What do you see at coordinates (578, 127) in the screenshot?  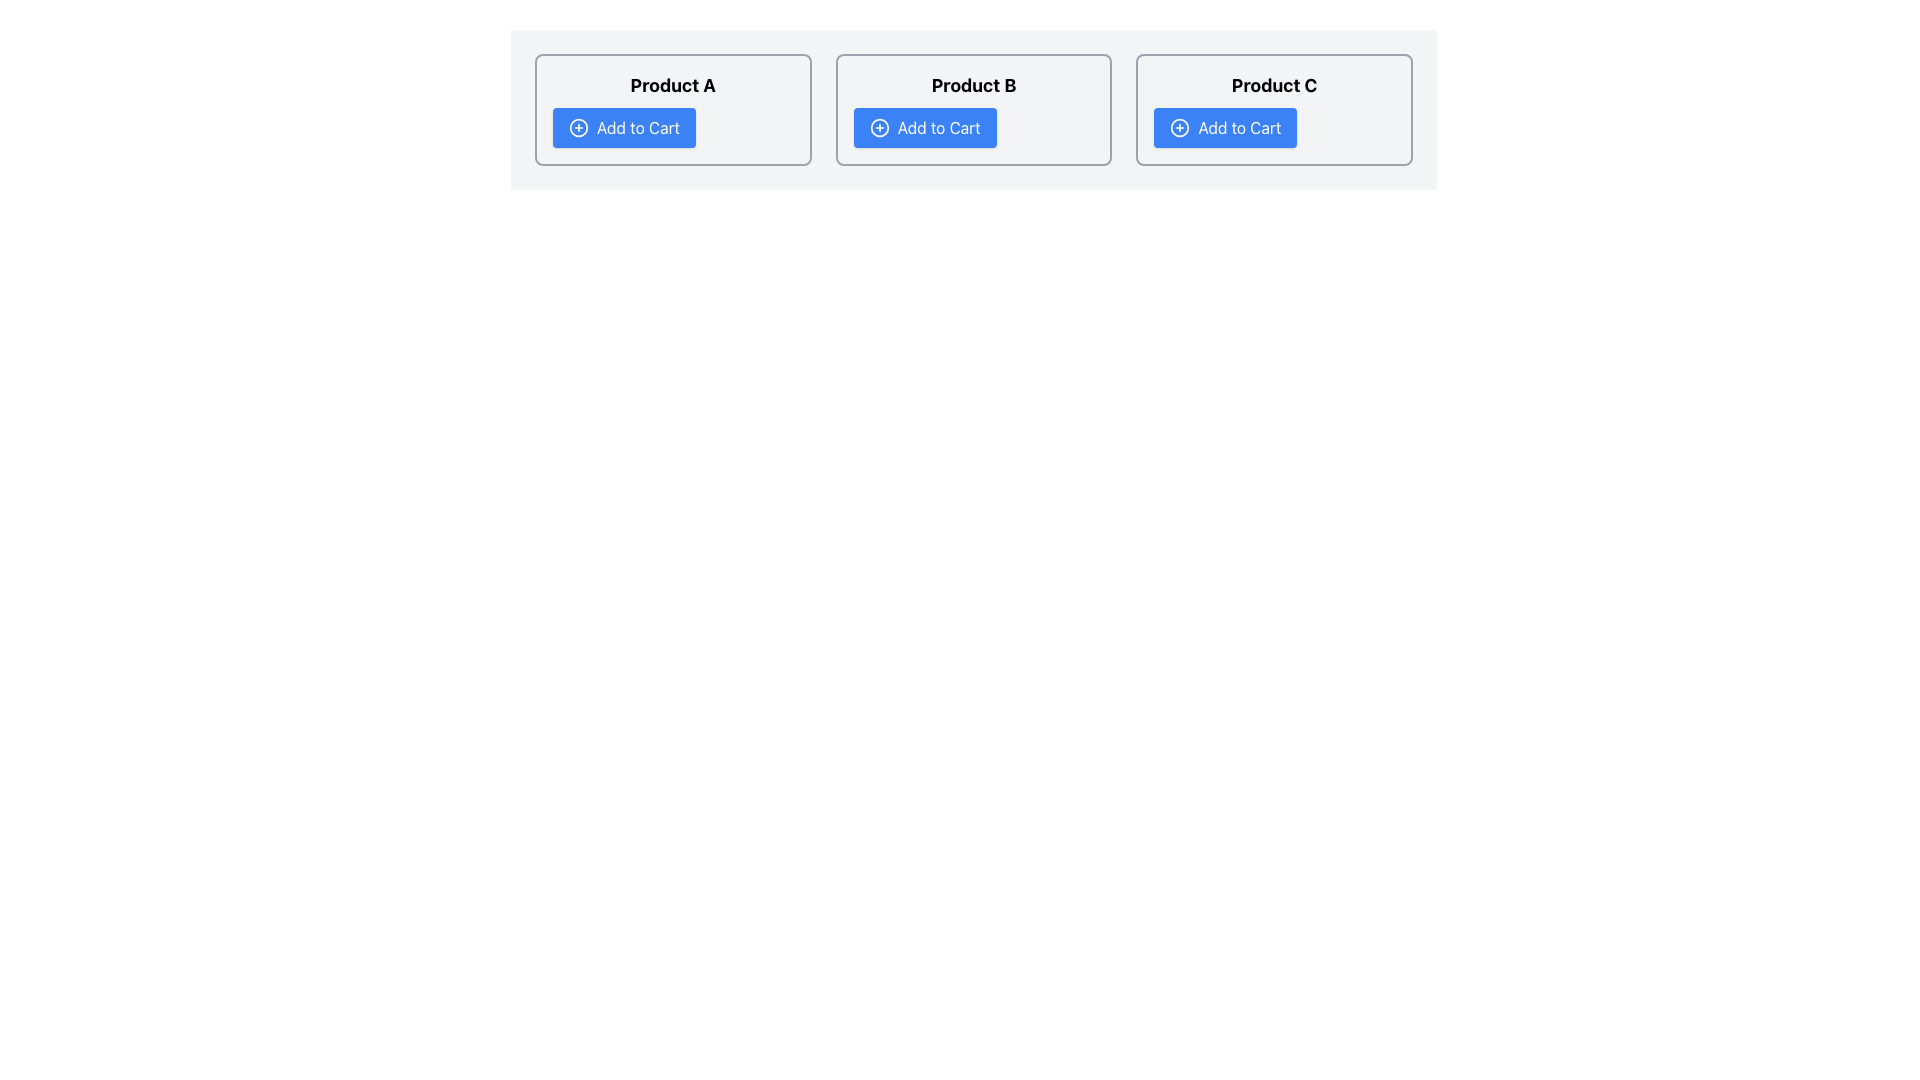 I see `the circular icon that represents the 'Add to Cart' action for 'Product A', located within the first product box on the left` at bounding box center [578, 127].